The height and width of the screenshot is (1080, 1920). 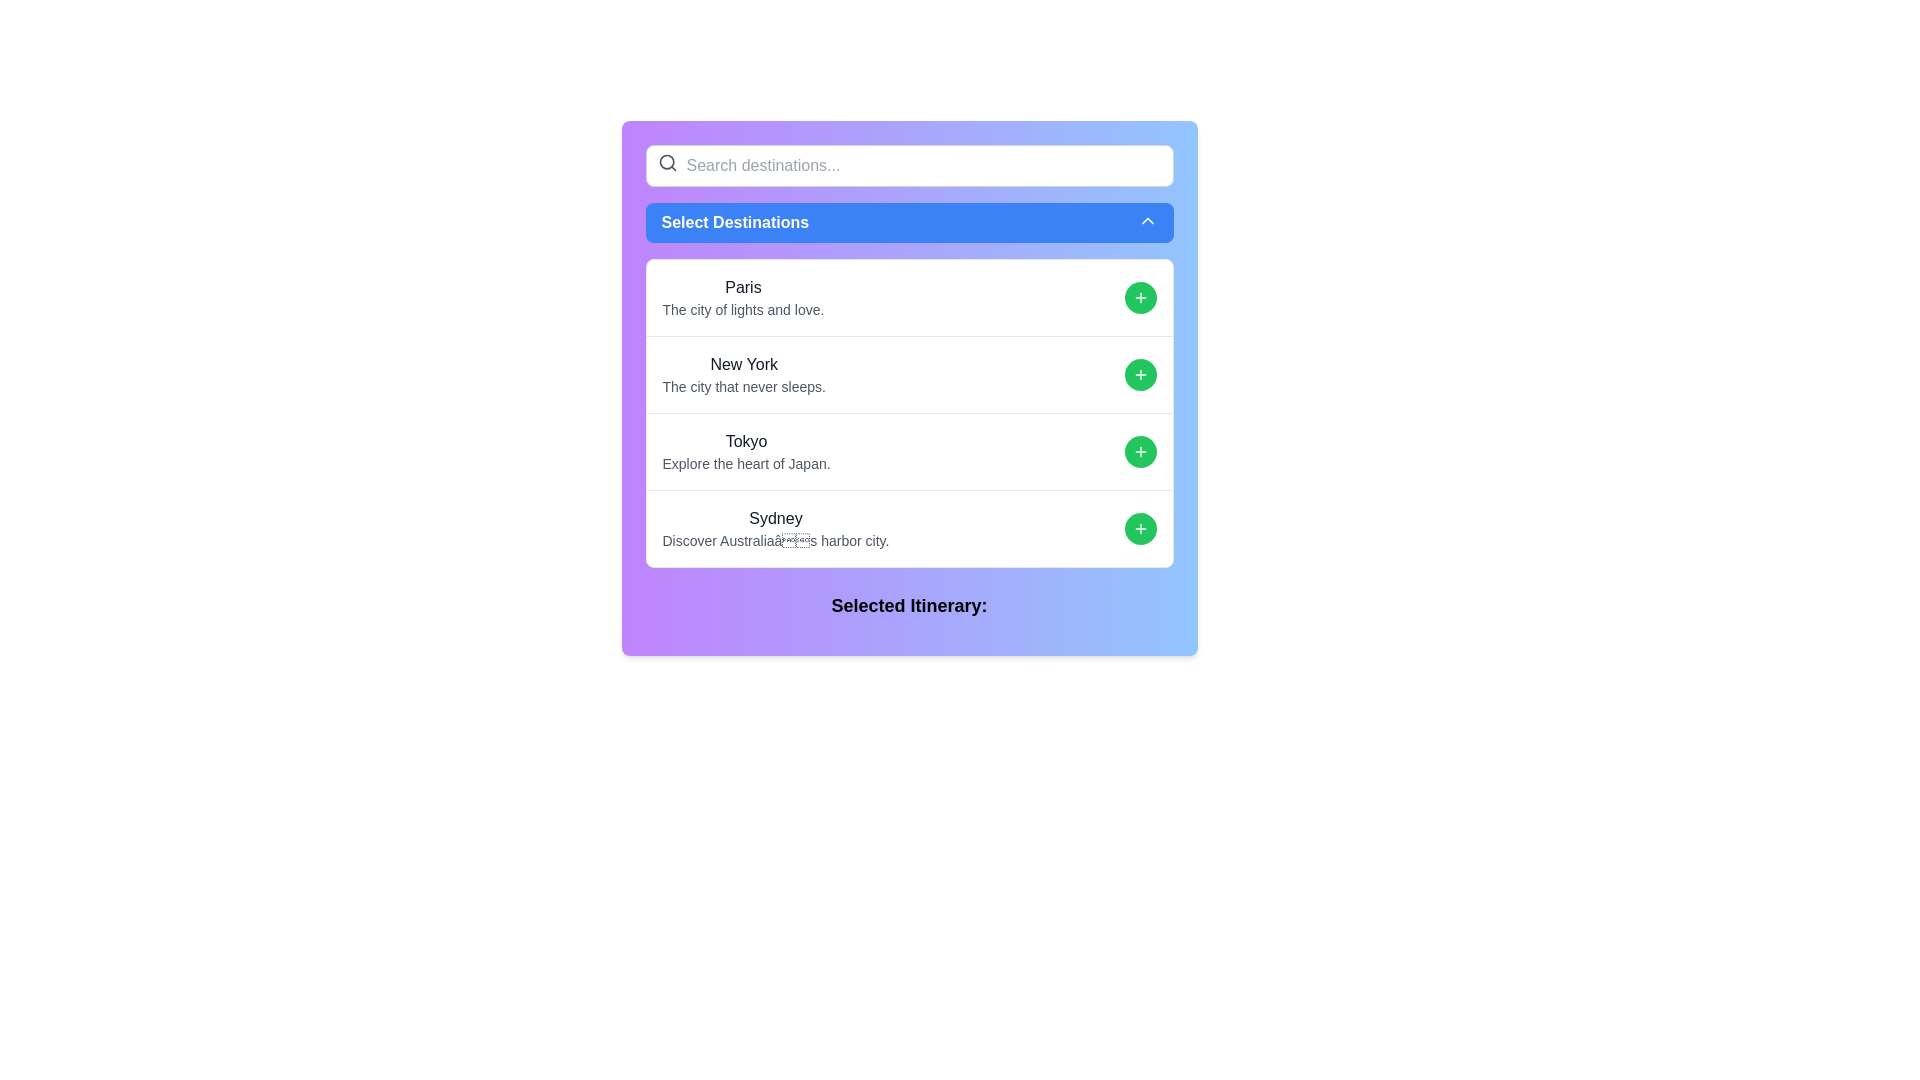 I want to click on the text element reading 'Explore the heart of Japan.', which is styled in grey and positioned beneath the heading 'Tokyo' in the 'Select Destinations' section, so click(x=745, y=463).